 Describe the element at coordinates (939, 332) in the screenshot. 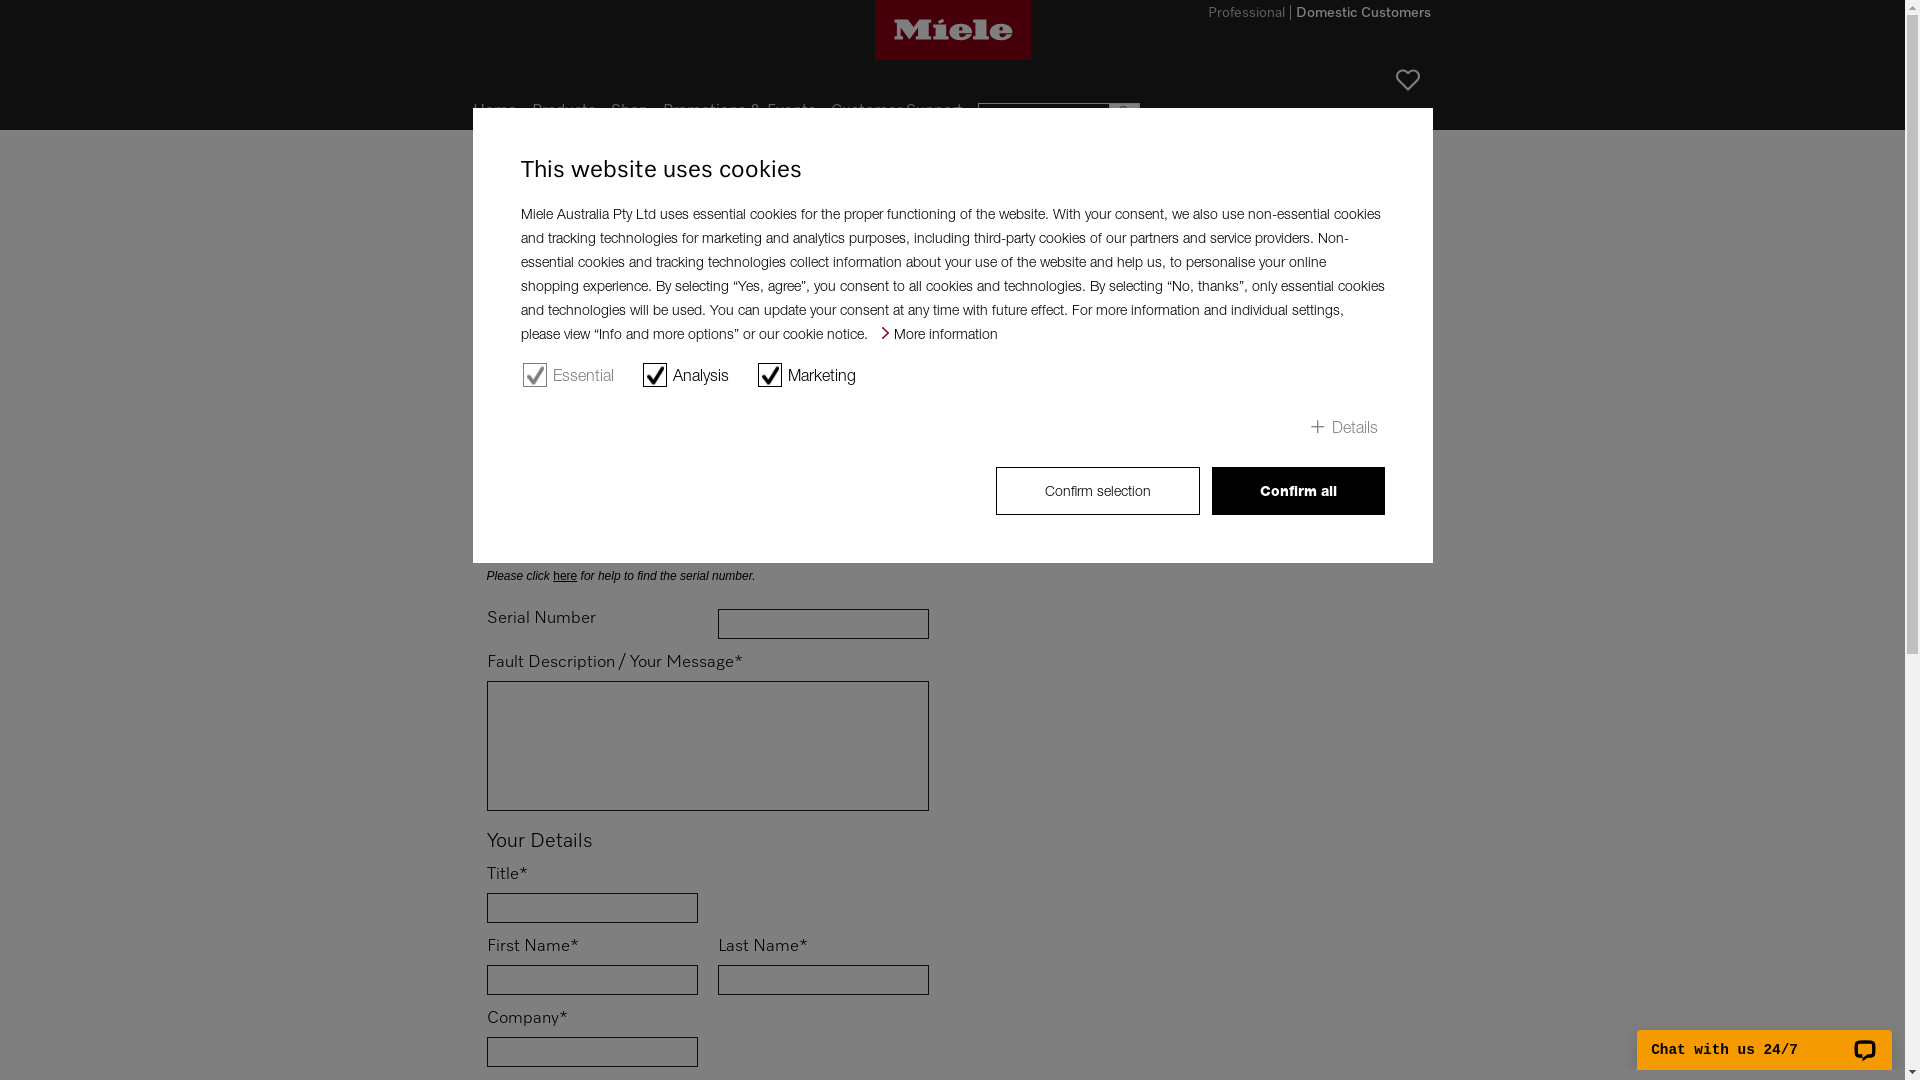

I see `'More information'` at that location.